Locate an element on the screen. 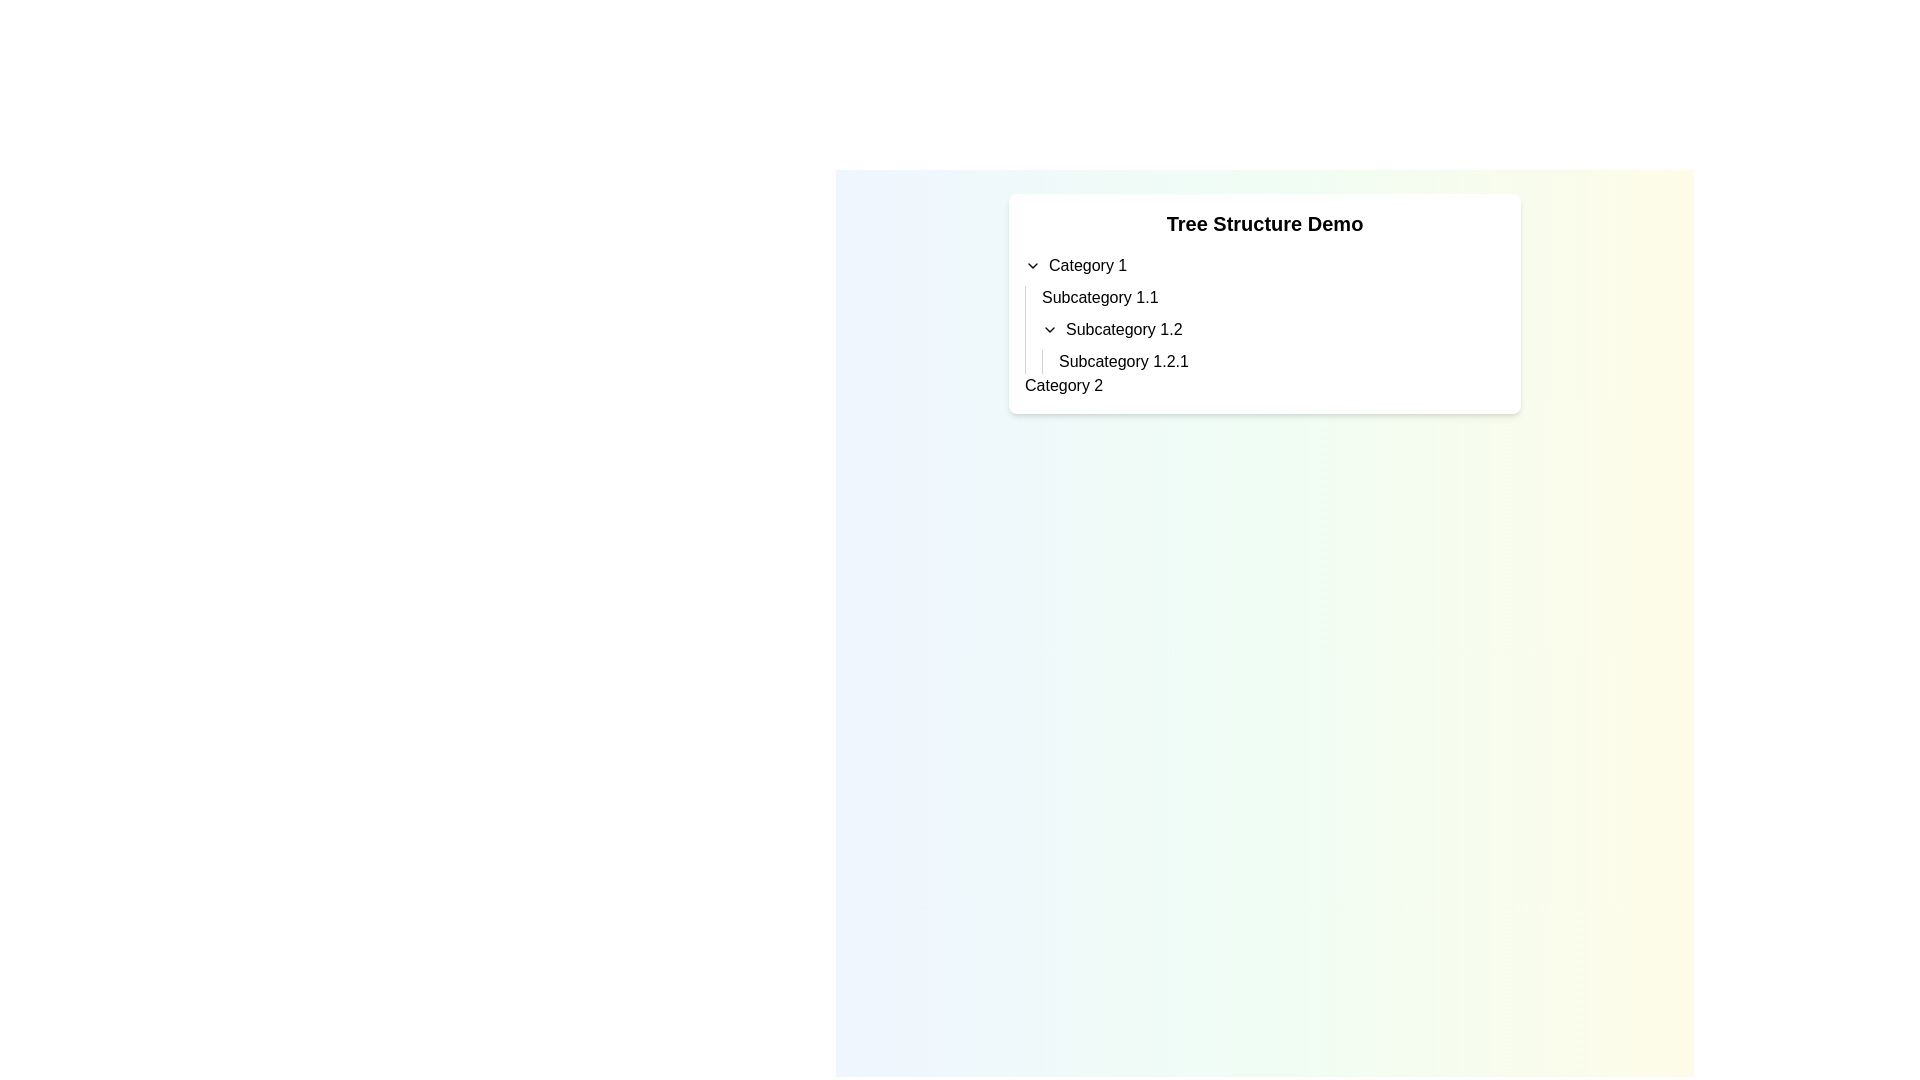 The image size is (1920, 1080). the text label element reading 'Subcategory 1.2' which is part of a hierarchical tree structure in the interface is located at coordinates (1124, 329).